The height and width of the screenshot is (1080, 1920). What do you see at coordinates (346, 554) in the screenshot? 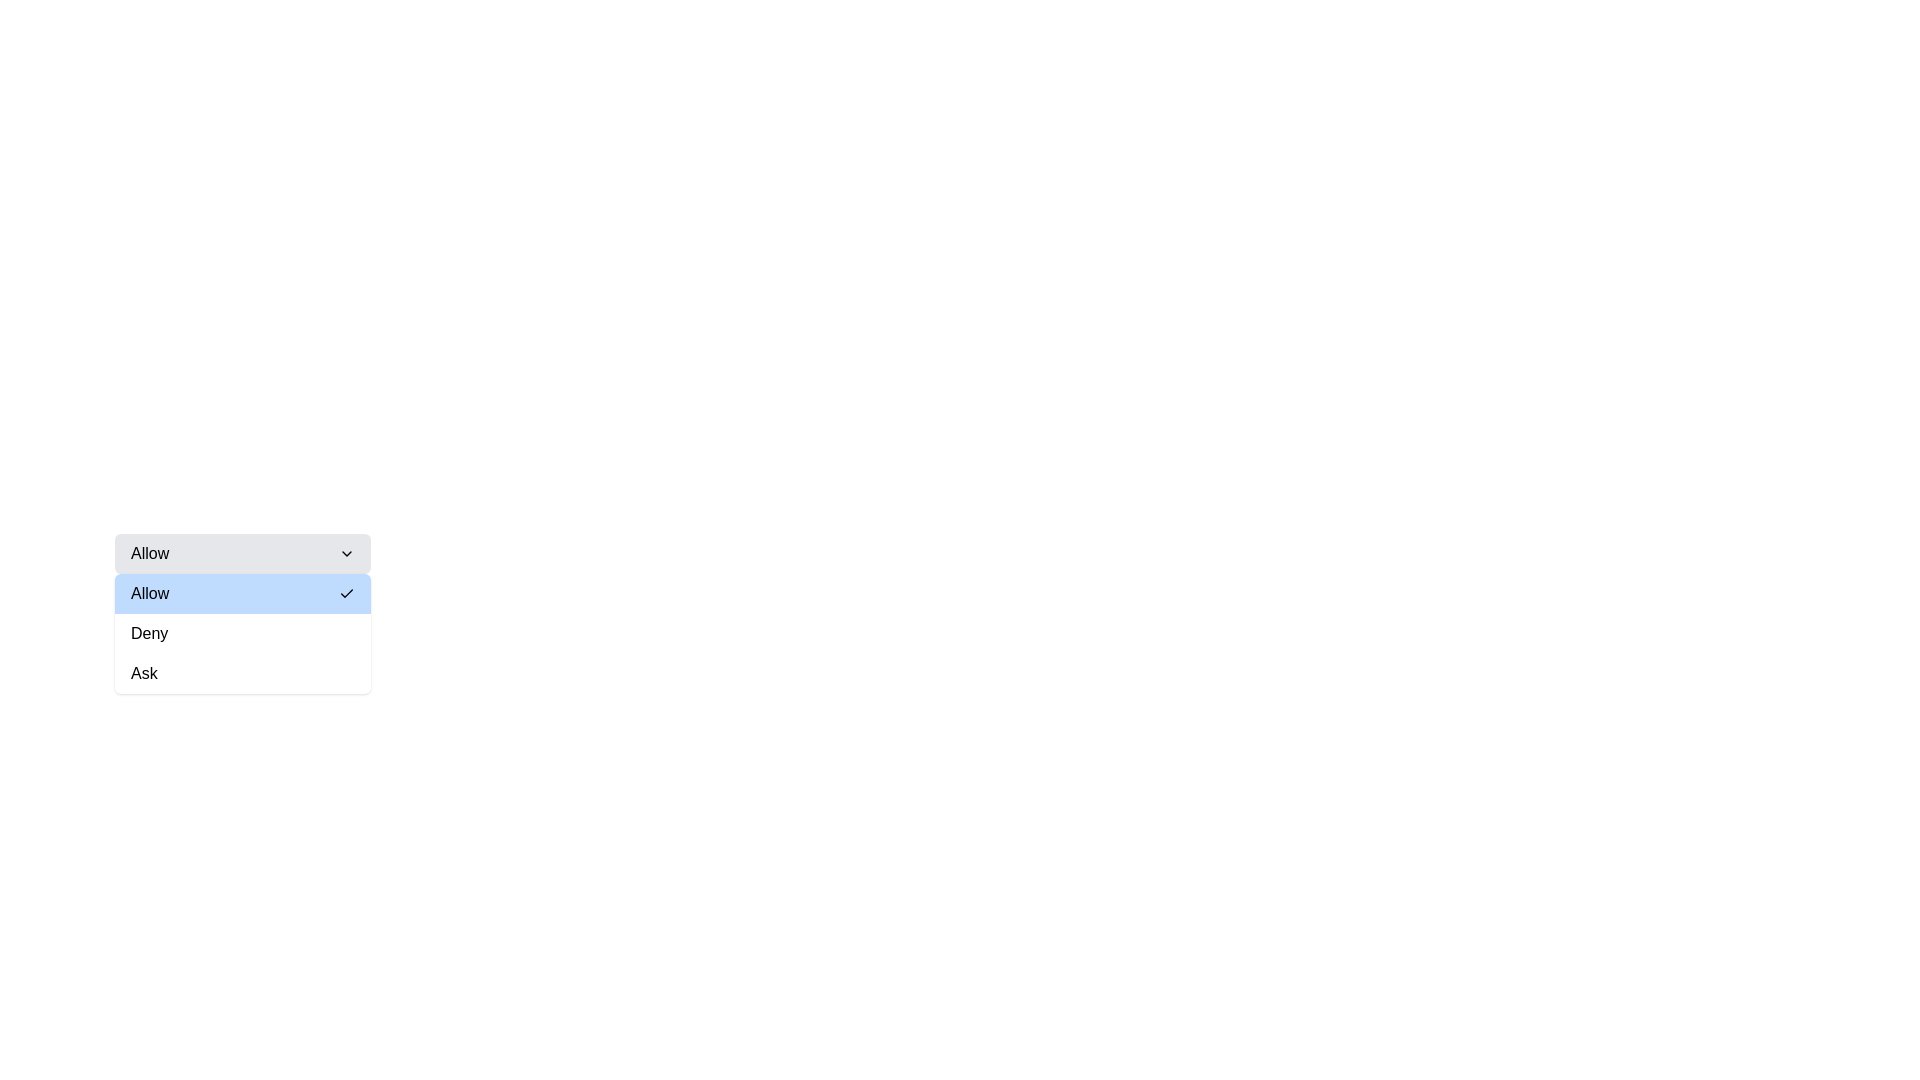
I see `the Chevron Down icon located at the far right inside the 'Allow' dropdown button` at bounding box center [346, 554].